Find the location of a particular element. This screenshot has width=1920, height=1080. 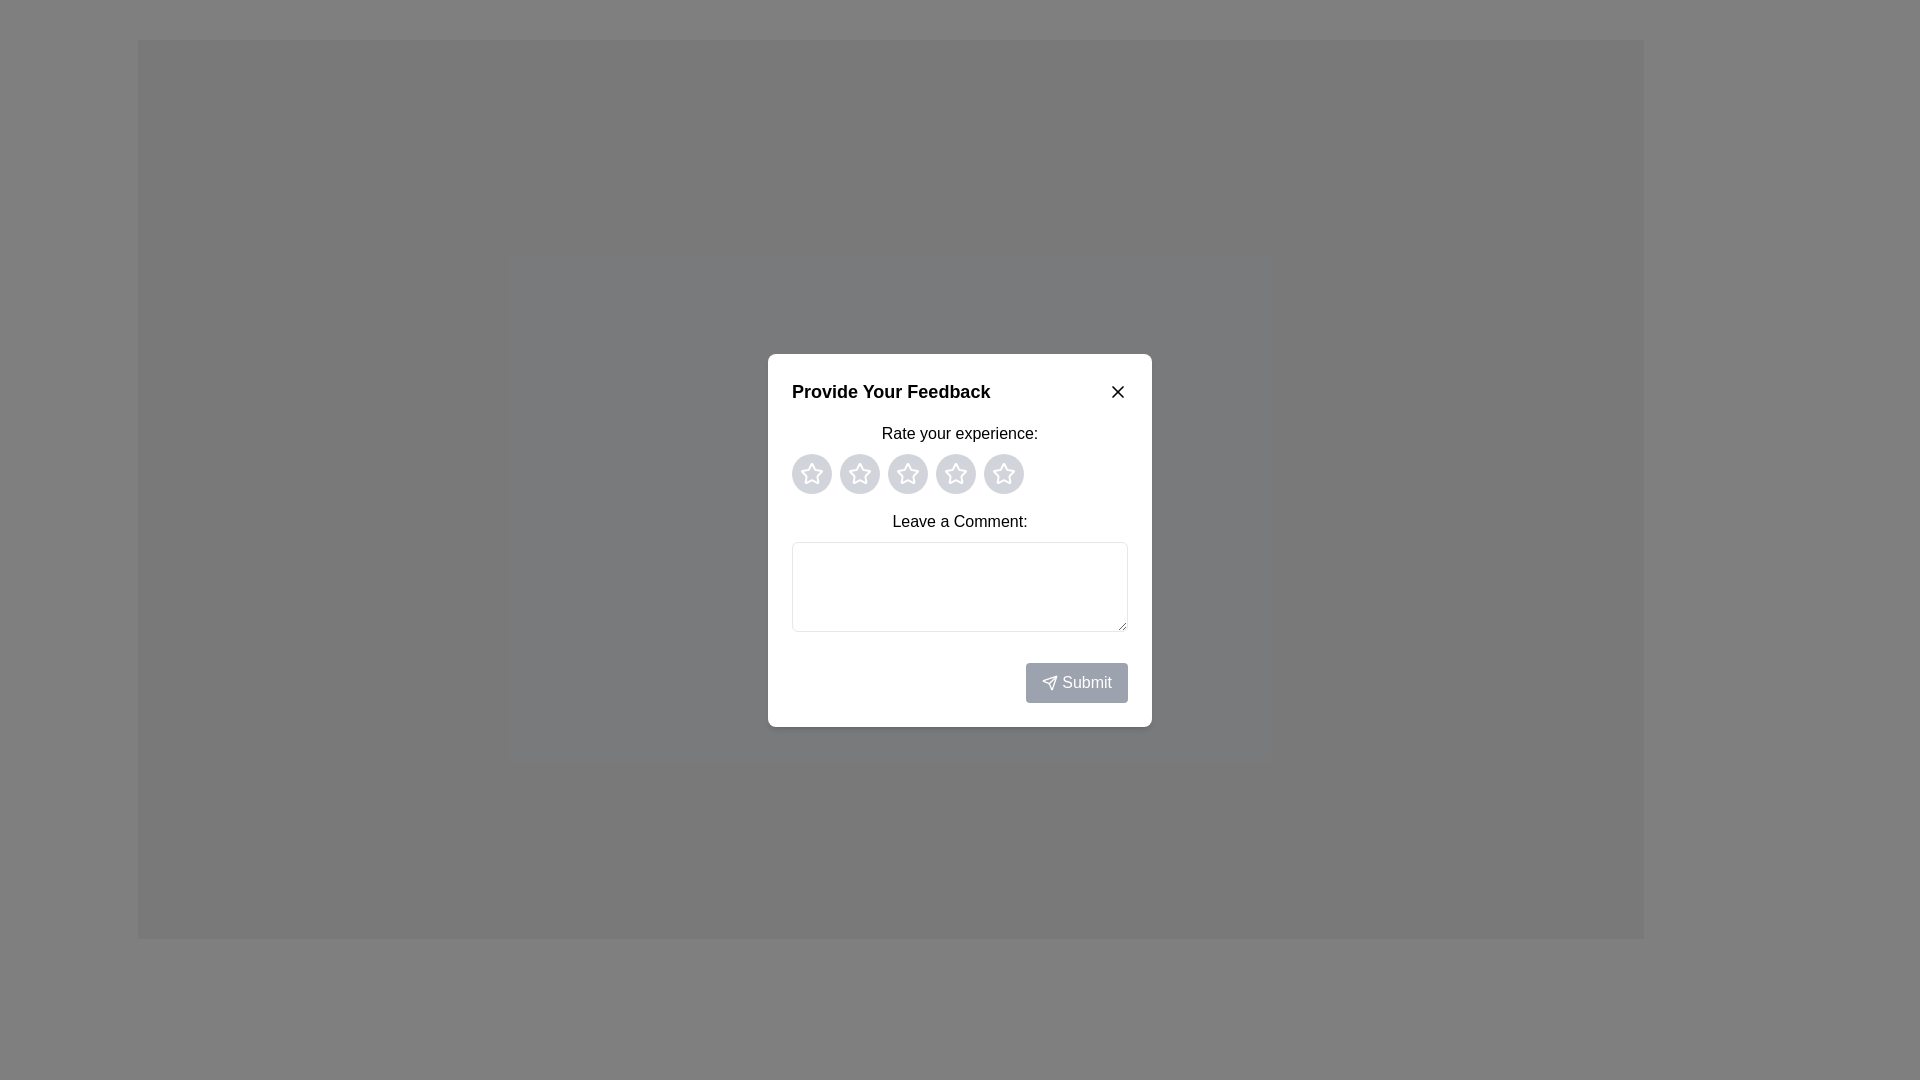

the fifth star button is located at coordinates (1003, 473).